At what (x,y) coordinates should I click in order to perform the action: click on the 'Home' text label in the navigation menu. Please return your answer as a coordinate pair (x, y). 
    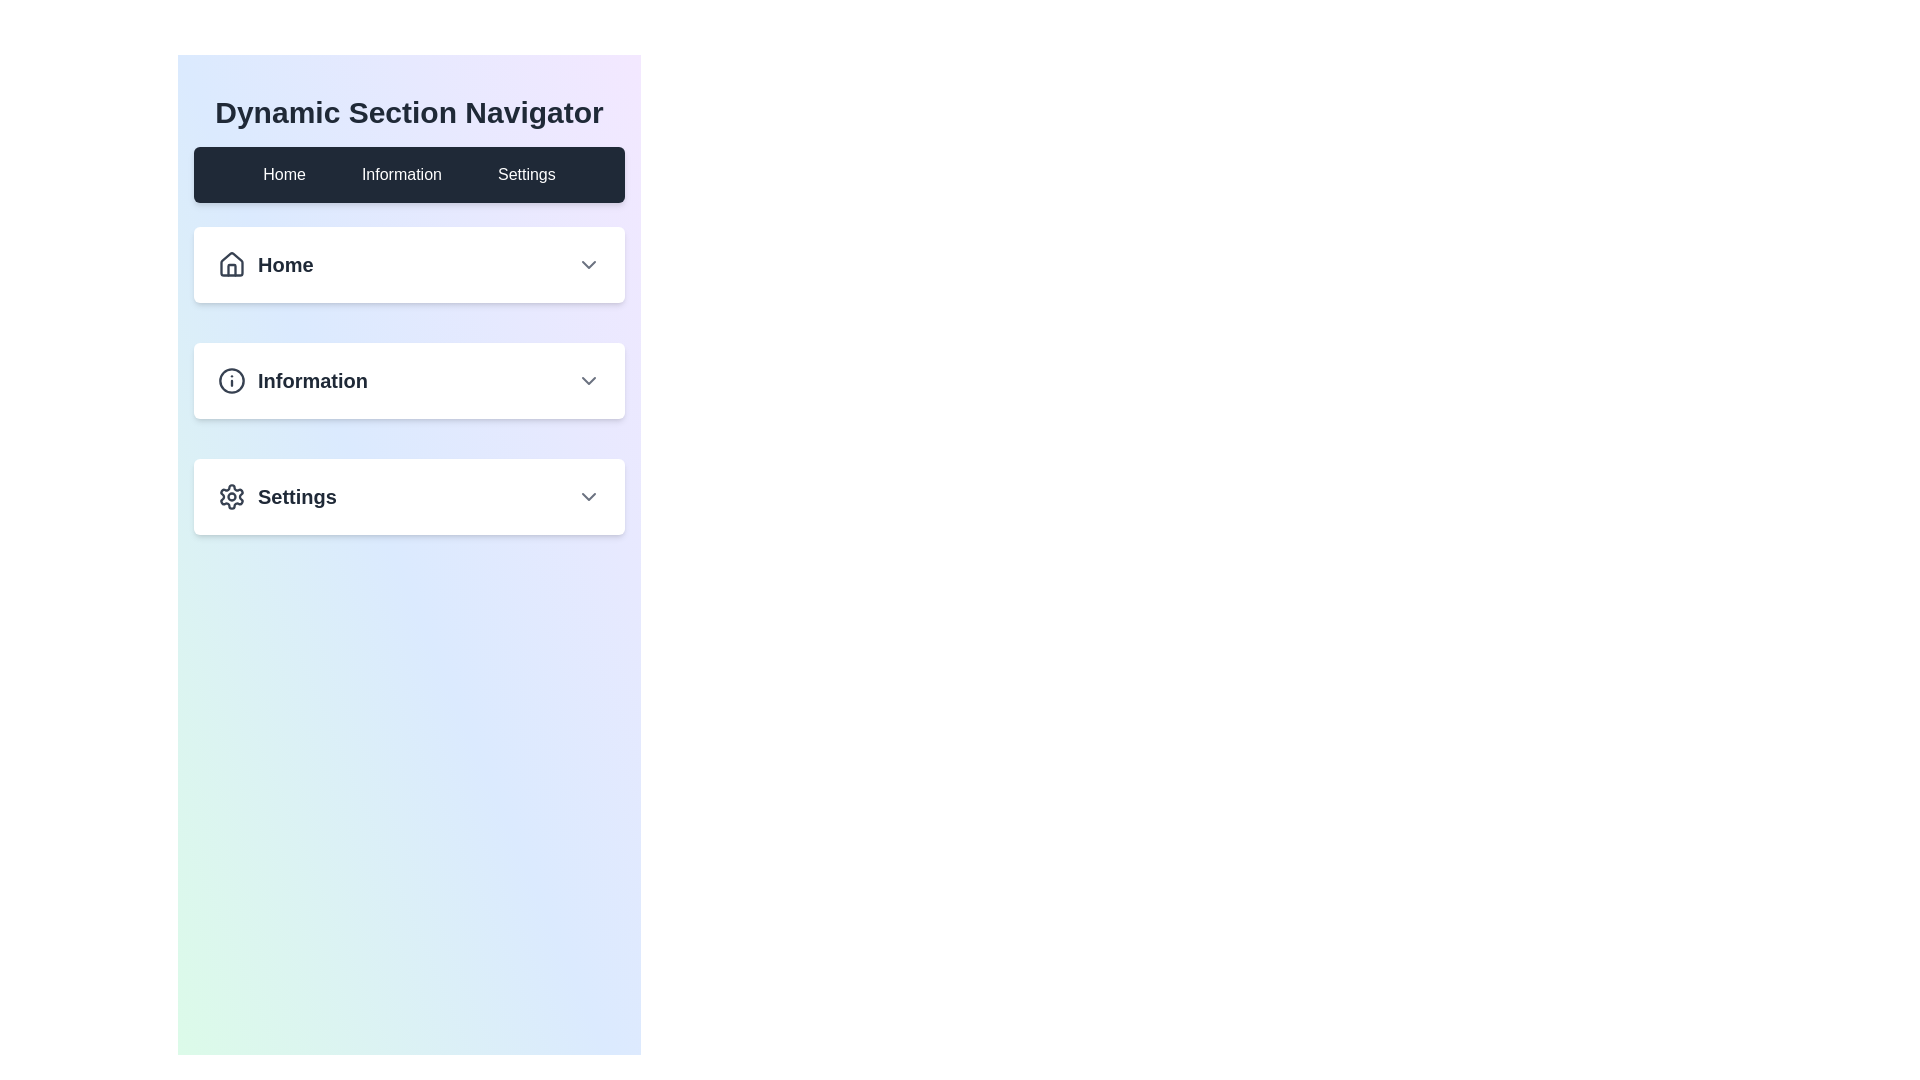
    Looking at the image, I should click on (283, 173).